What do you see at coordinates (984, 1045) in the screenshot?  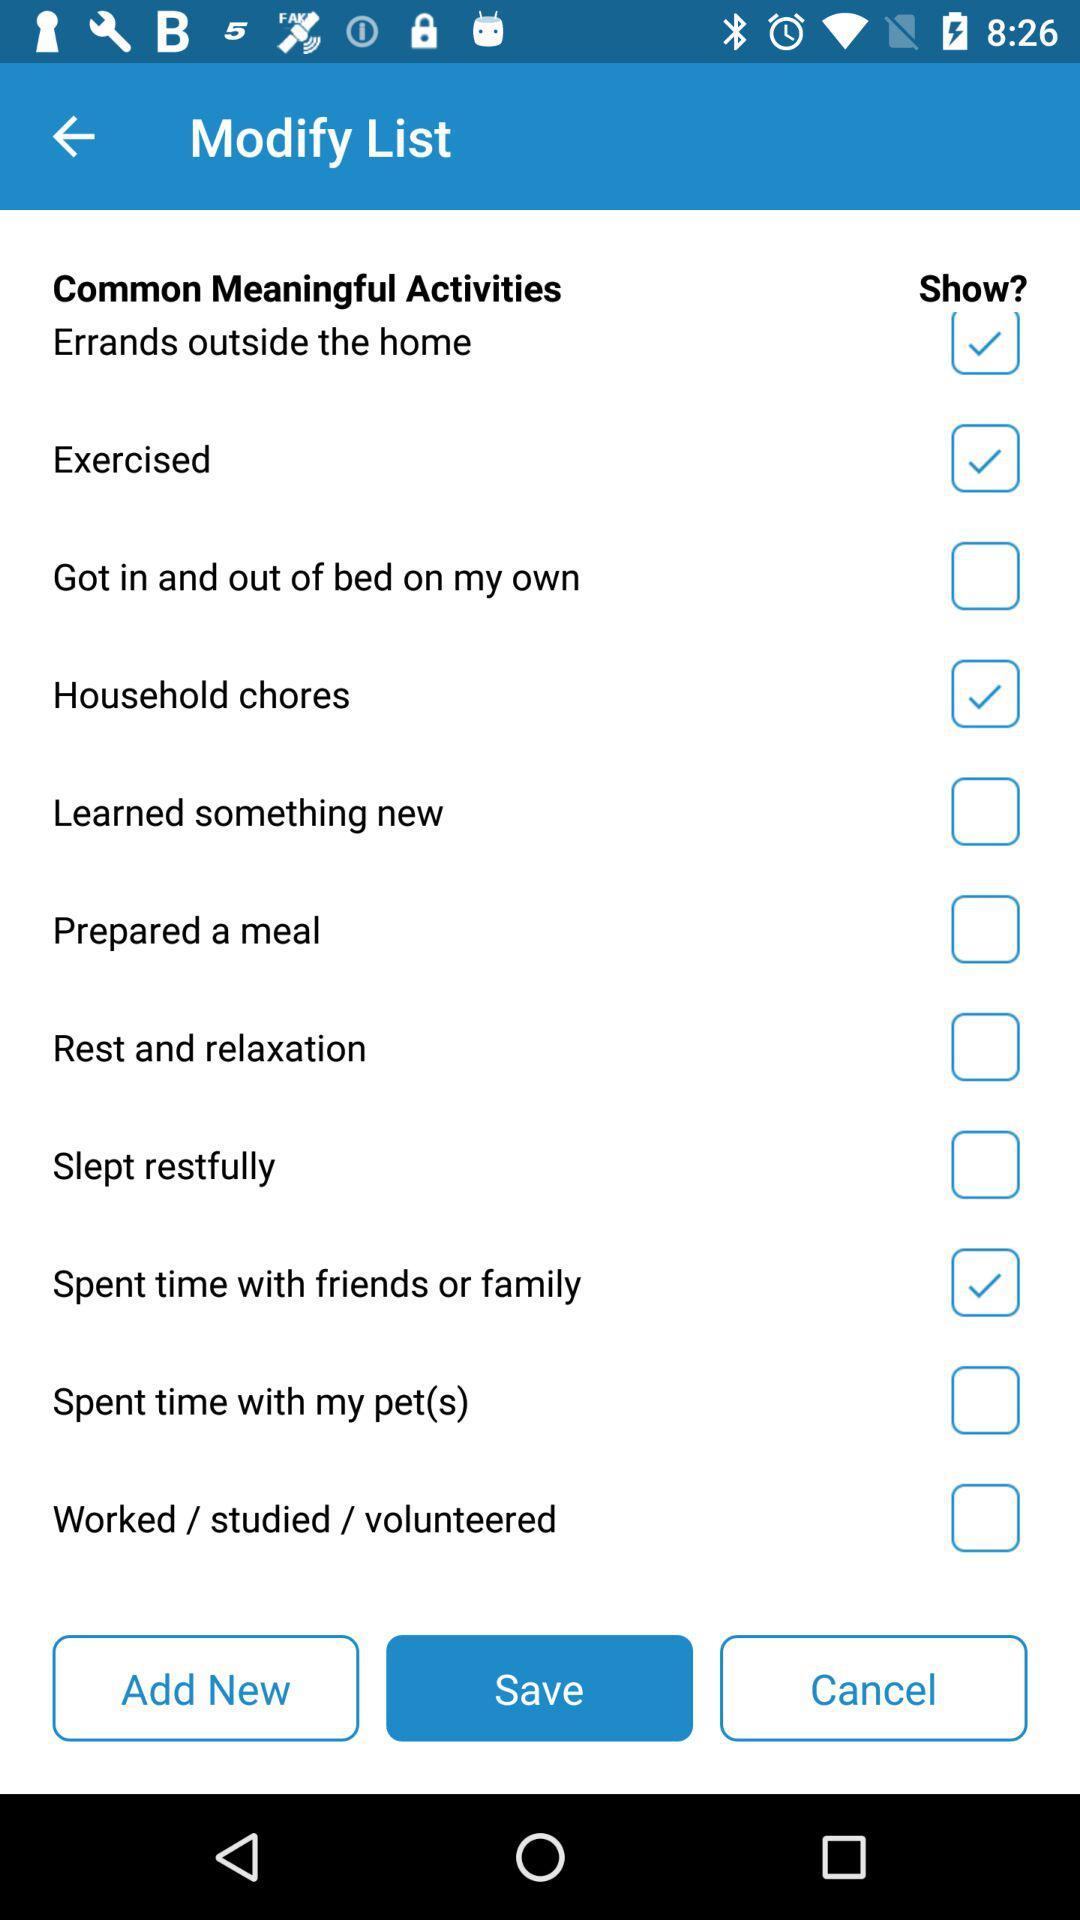 I see `option toggle` at bounding box center [984, 1045].